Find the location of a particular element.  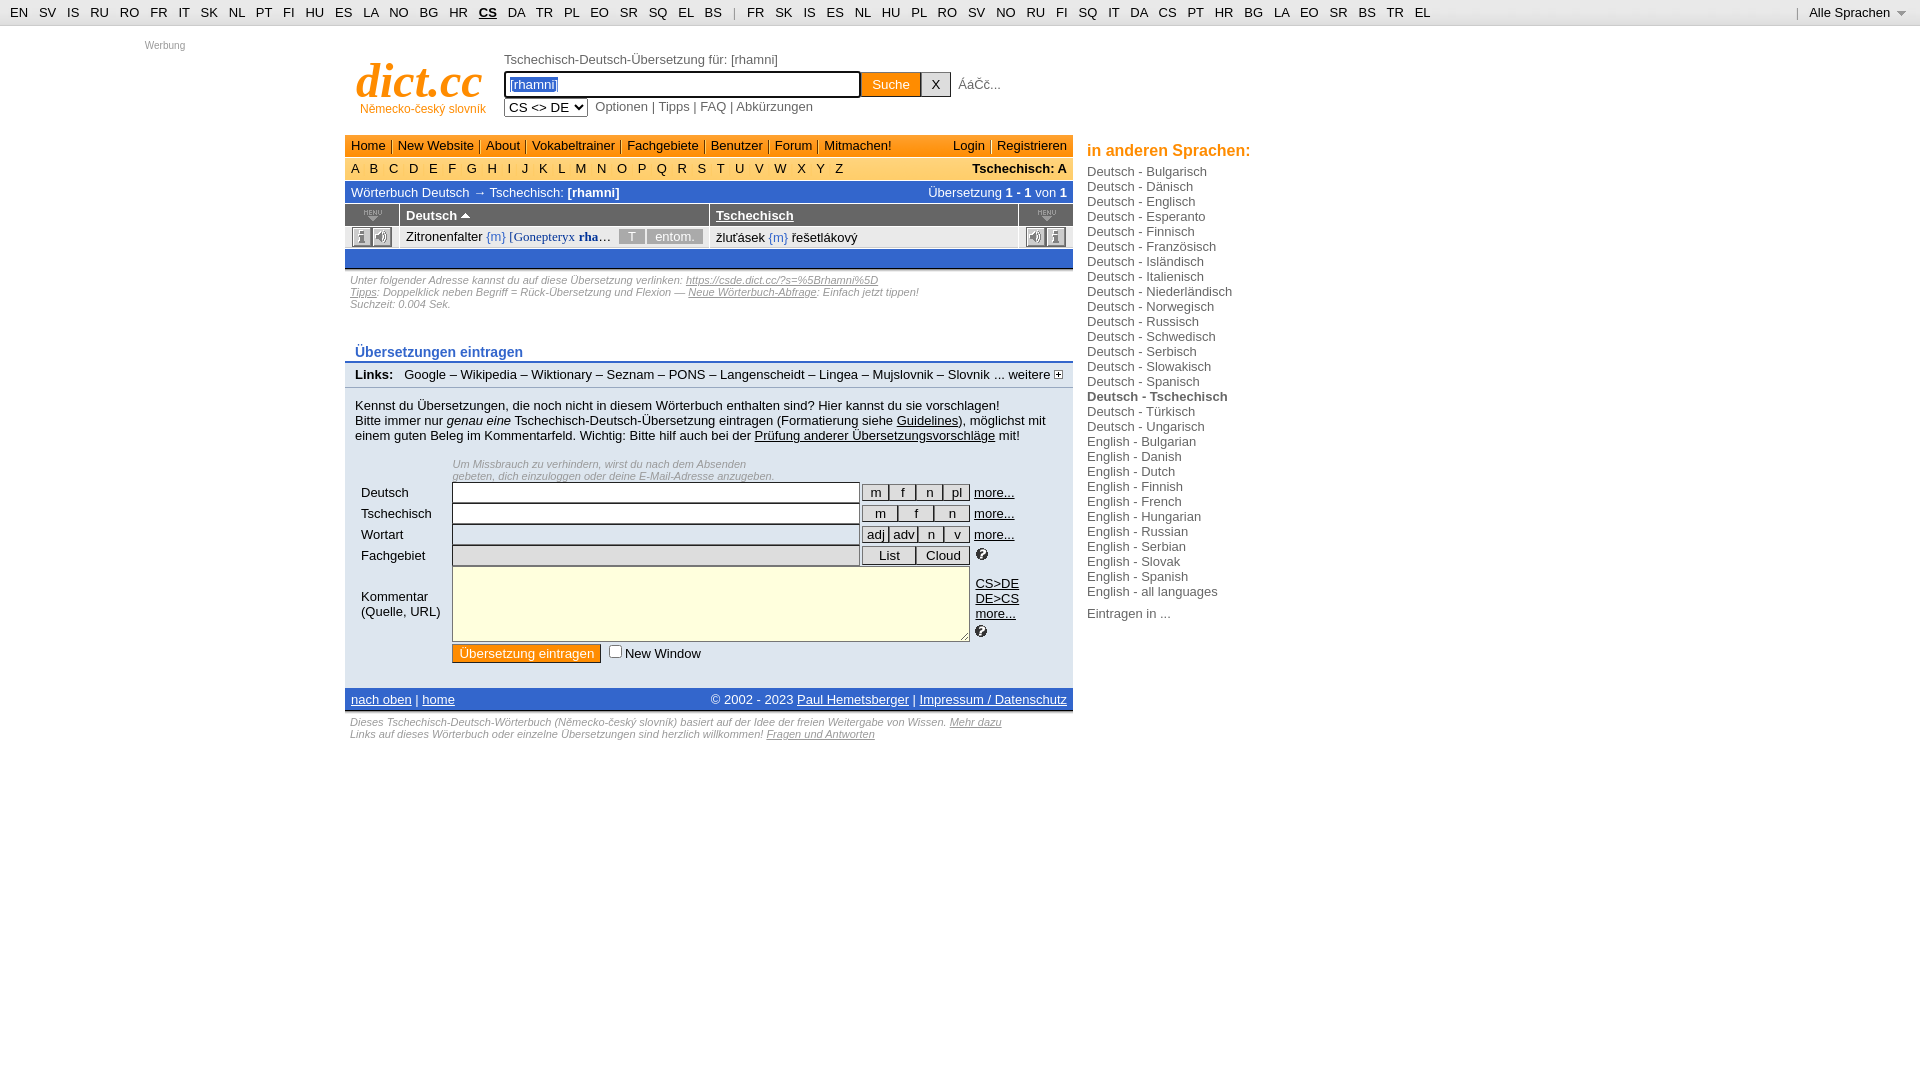

'X' is located at coordinates (935, 83).